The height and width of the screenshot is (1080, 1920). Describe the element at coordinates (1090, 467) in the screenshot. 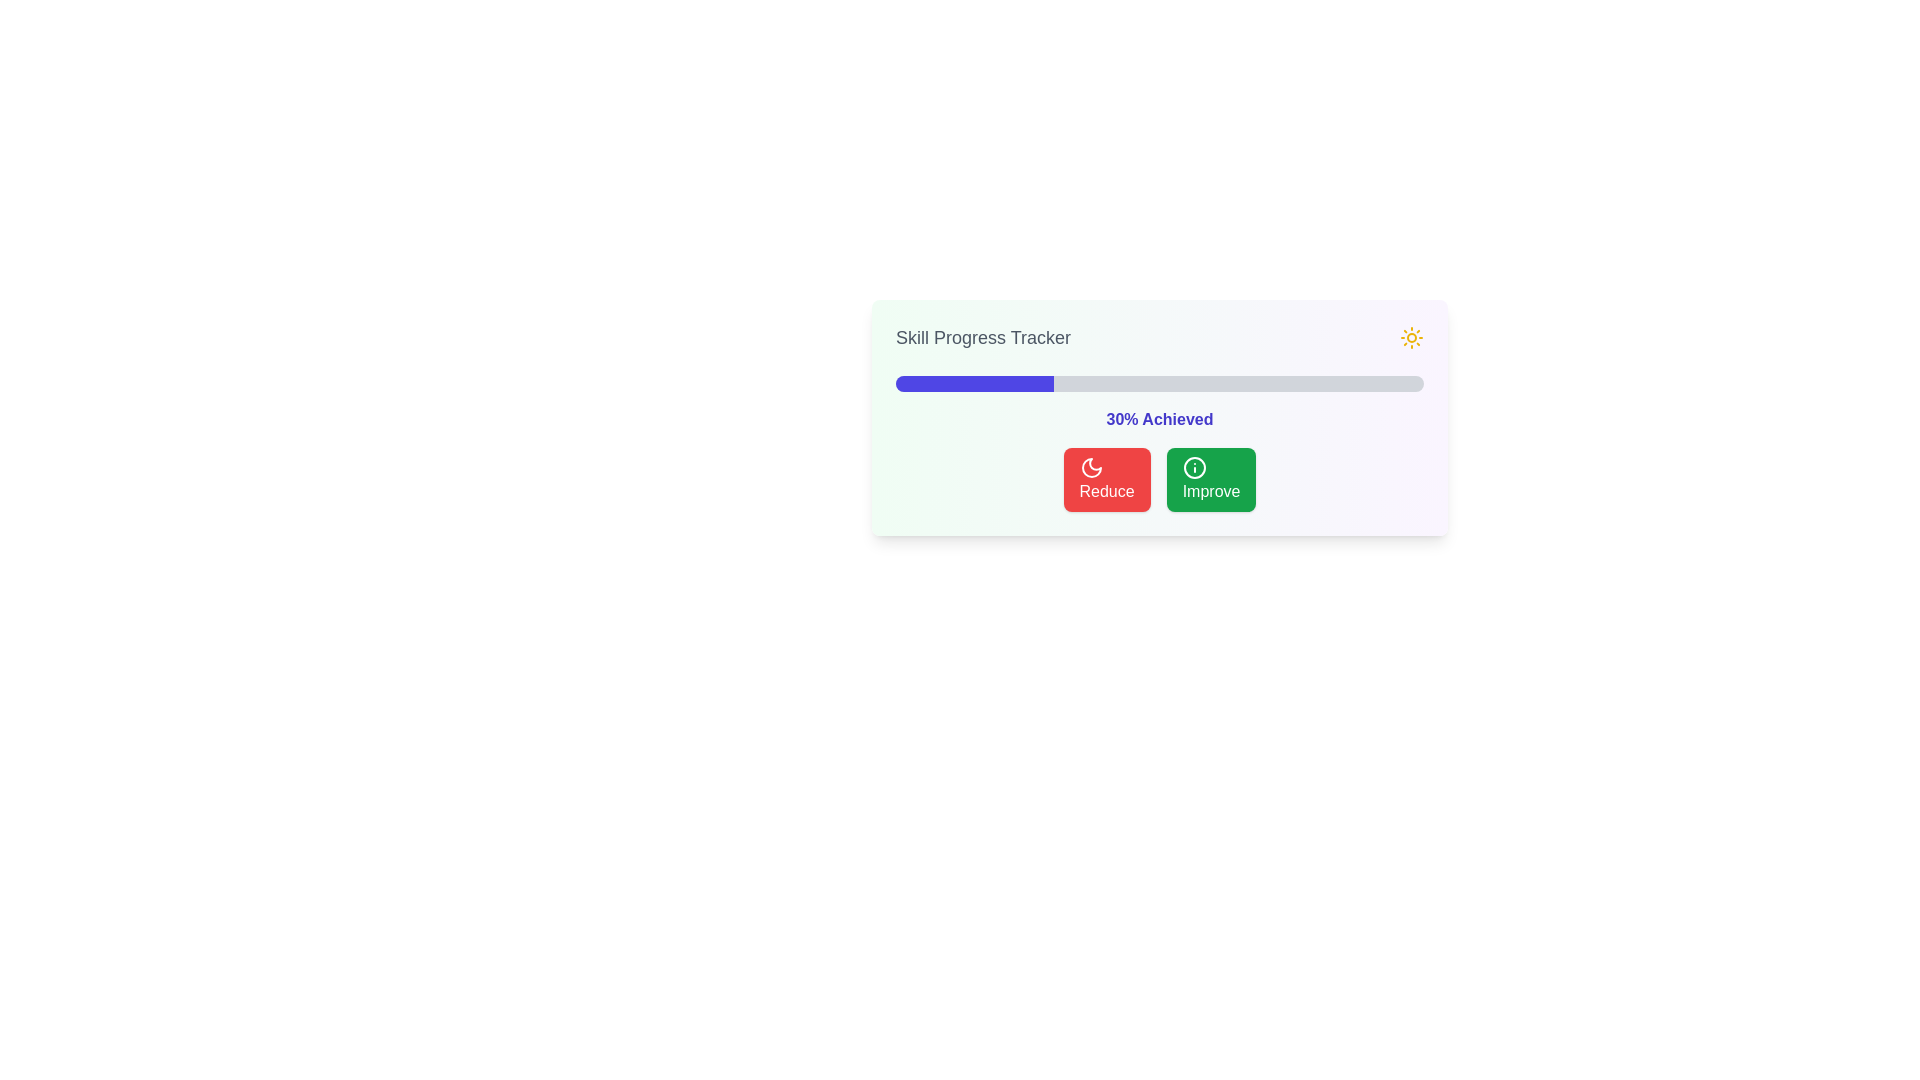

I see `the moon SVG icon located within the 'Reduce' button at the bottom-left of the card UI element` at that location.